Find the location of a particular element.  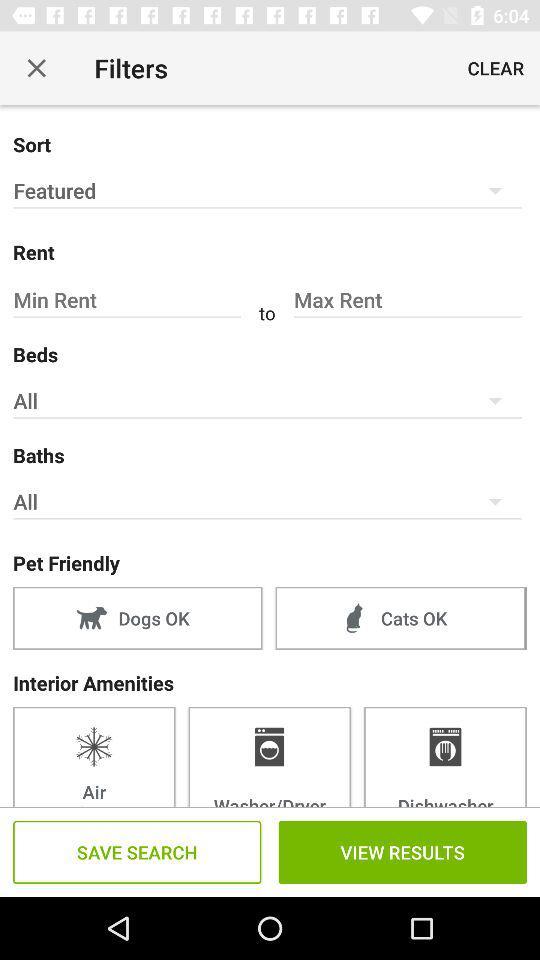

washer/dryer is located at coordinates (269, 755).